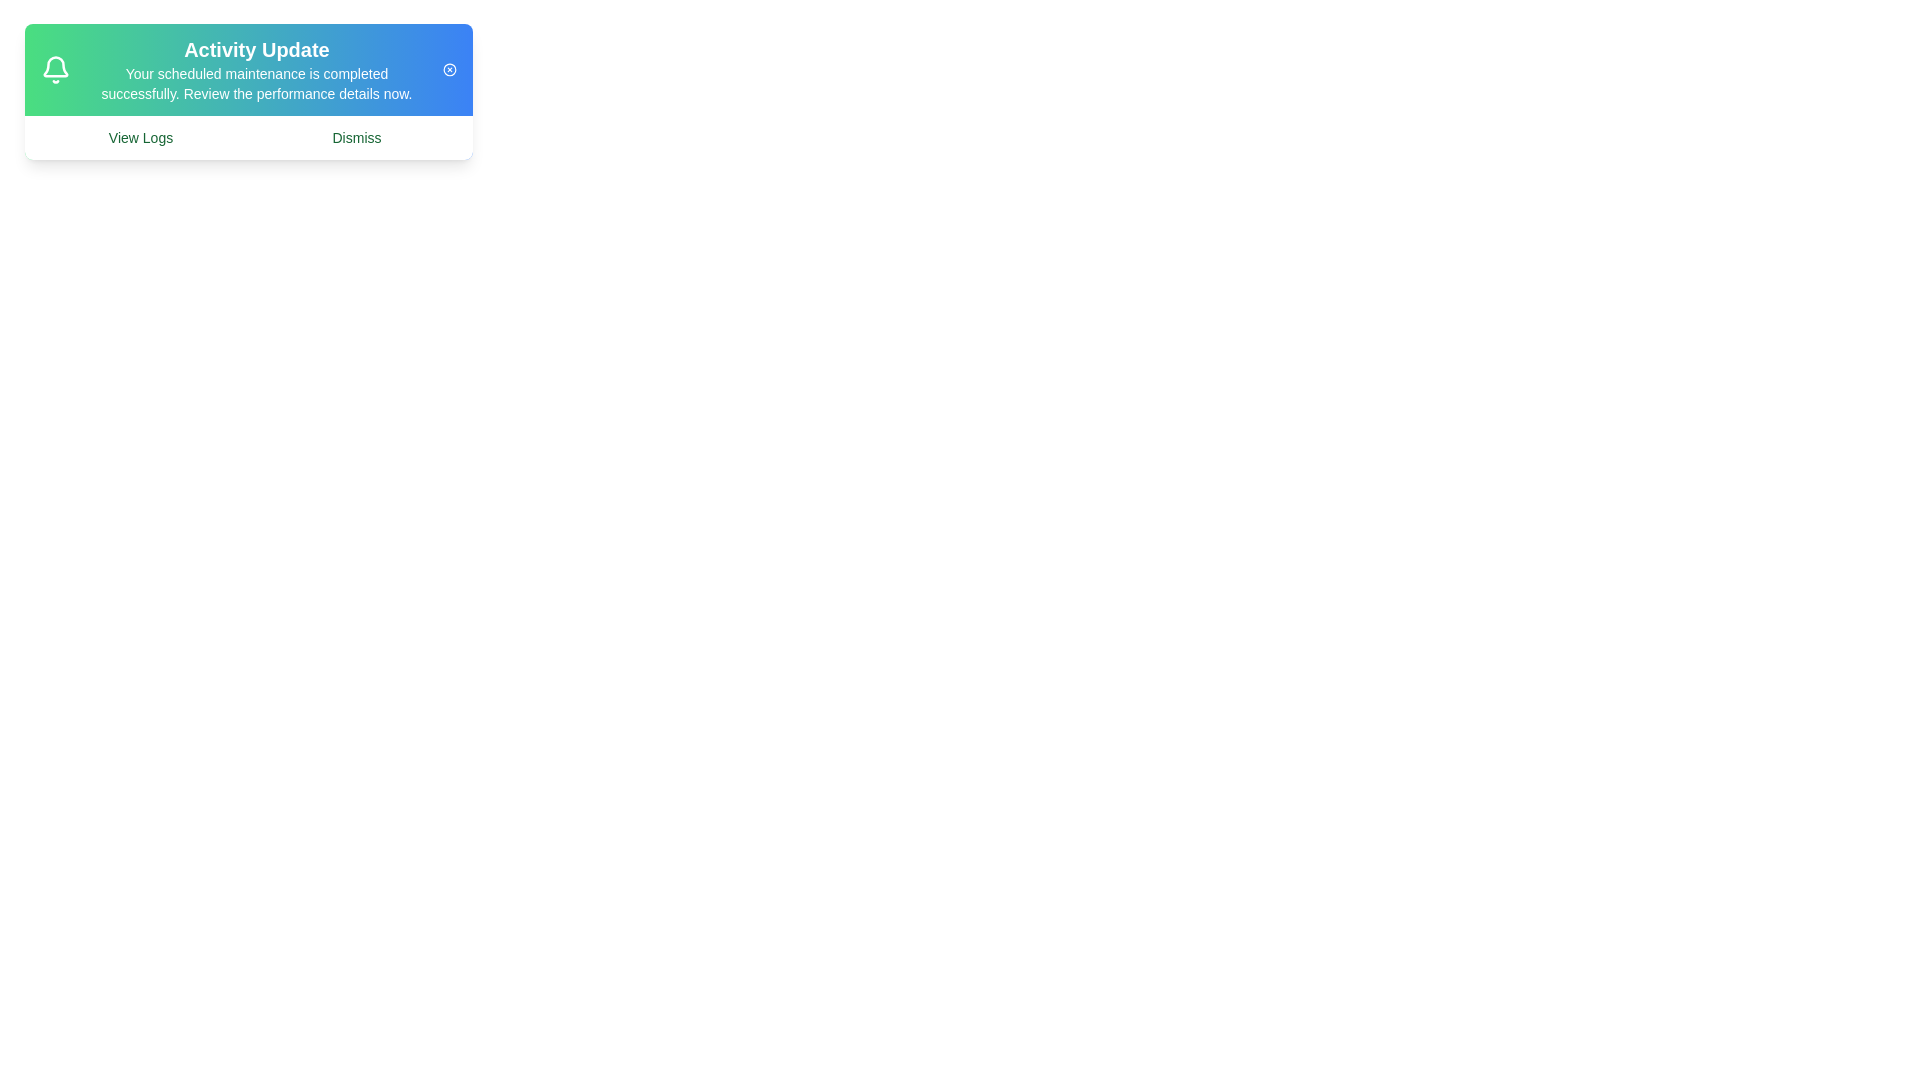 This screenshot has height=1080, width=1920. Describe the element at coordinates (356, 137) in the screenshot. I see `'Dismiss' button to dismiss the update` at that location.